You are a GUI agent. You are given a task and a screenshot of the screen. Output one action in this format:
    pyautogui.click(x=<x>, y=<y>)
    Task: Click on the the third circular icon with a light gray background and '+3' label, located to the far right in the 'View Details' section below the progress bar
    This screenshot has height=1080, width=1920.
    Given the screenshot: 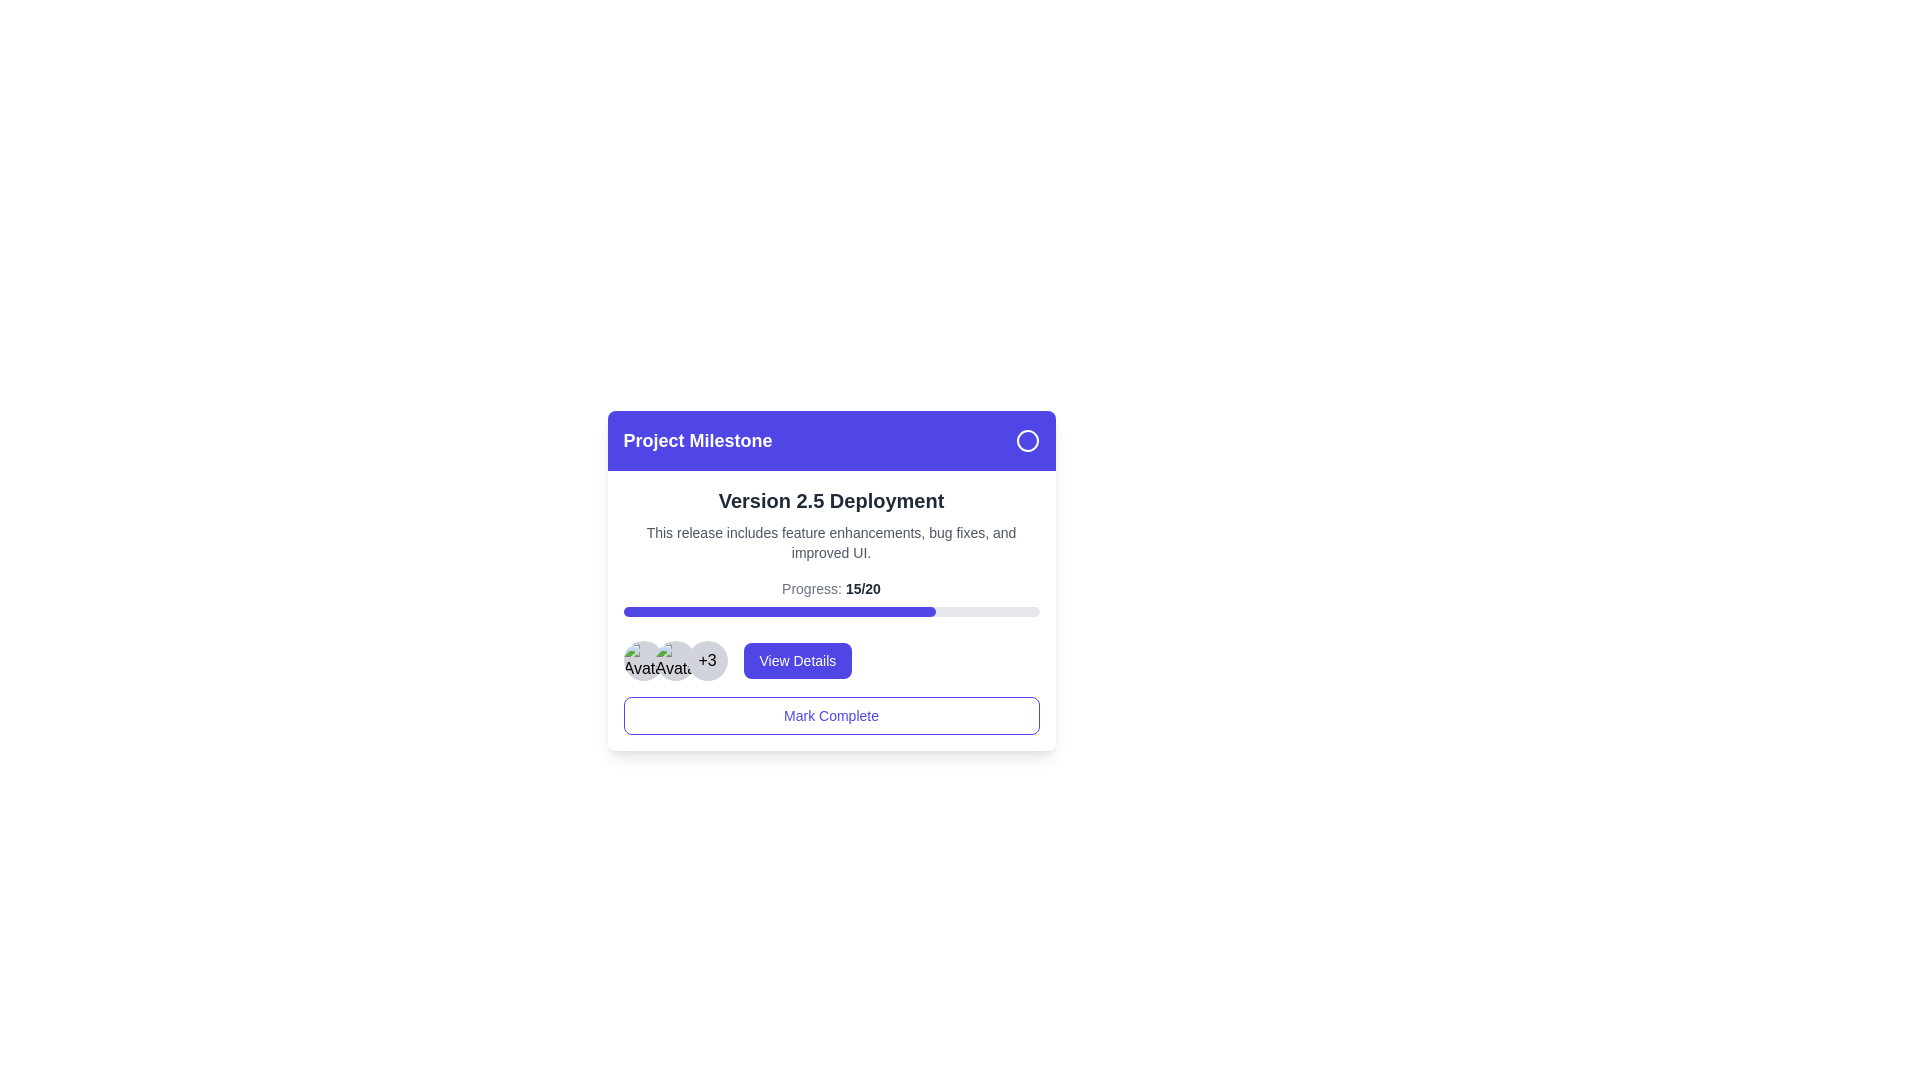 What is the action you would take?
    pyautogui.click(x=675, y=660)
    